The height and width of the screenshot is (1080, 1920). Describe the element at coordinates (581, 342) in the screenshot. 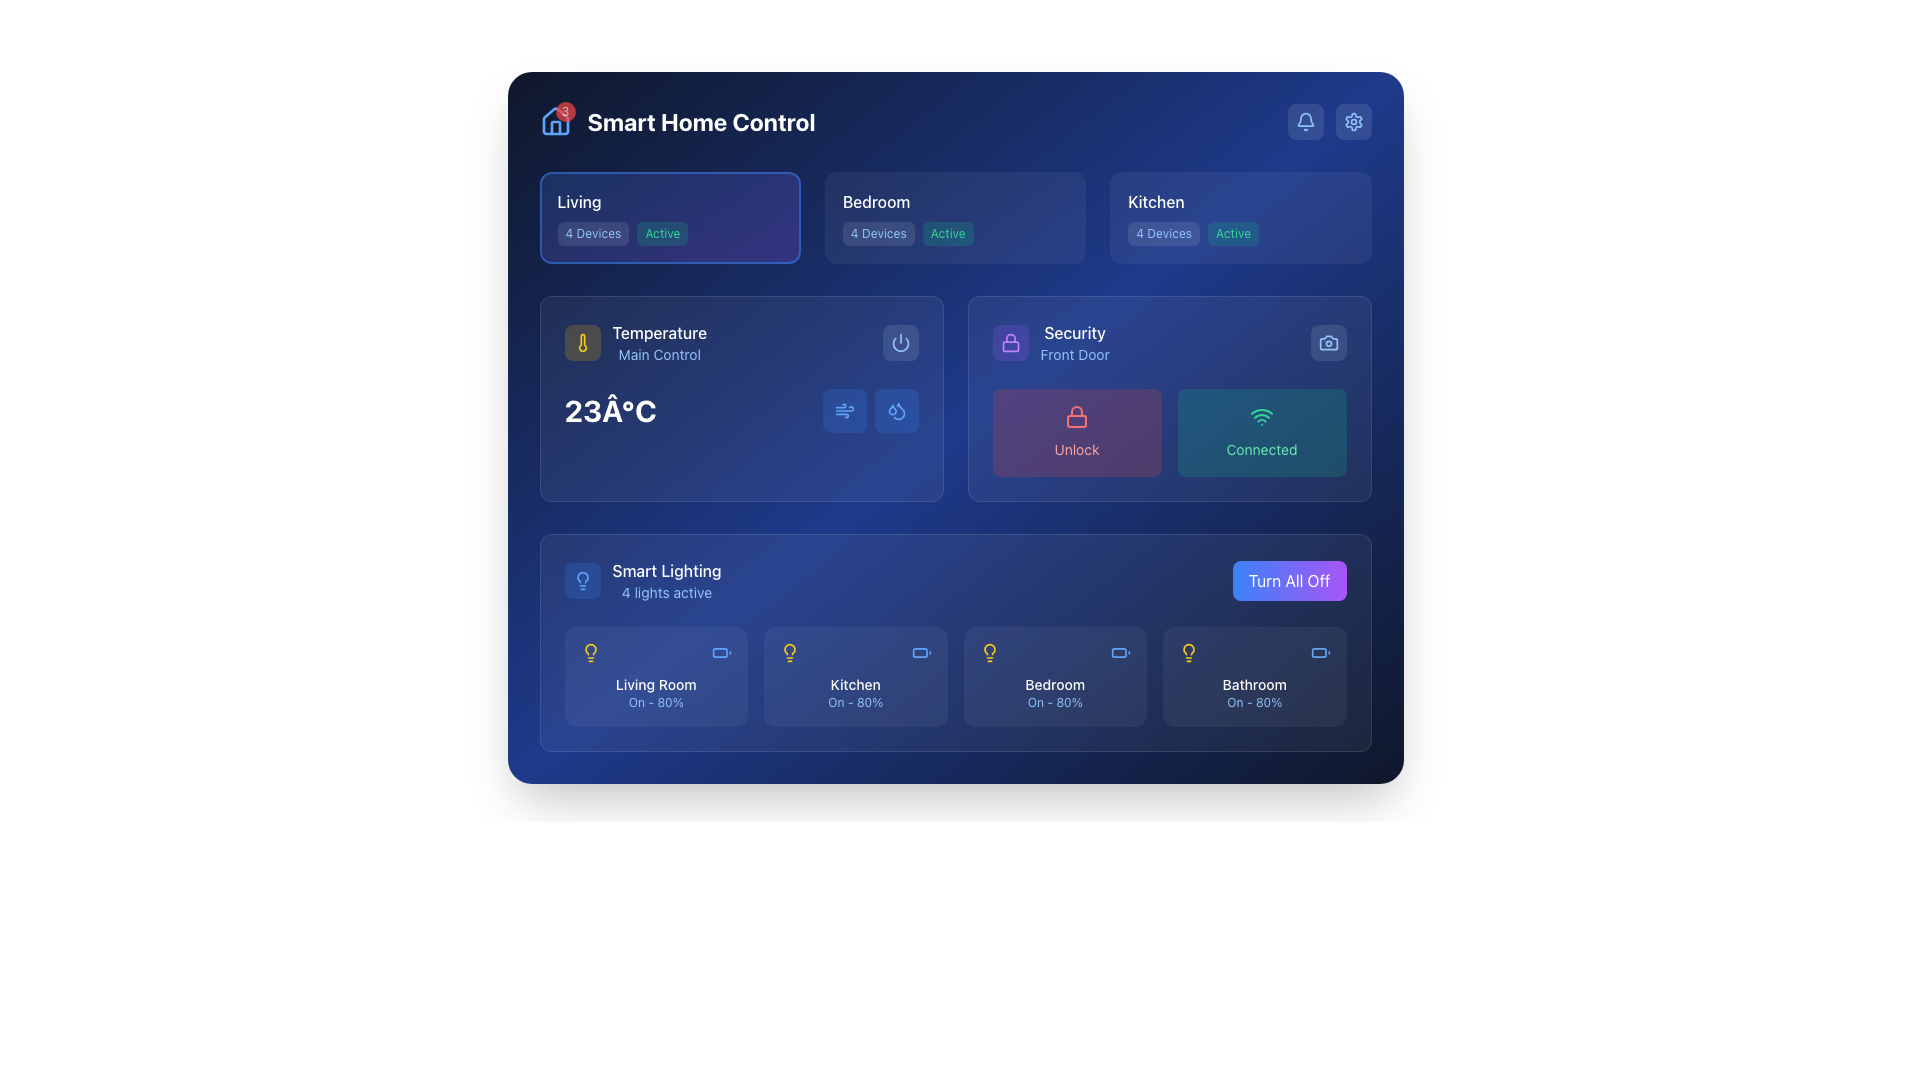

I see `the temperature control icon located in the top-left section of the interface, inside the 'Temperature - Main Control' widget` at that location.